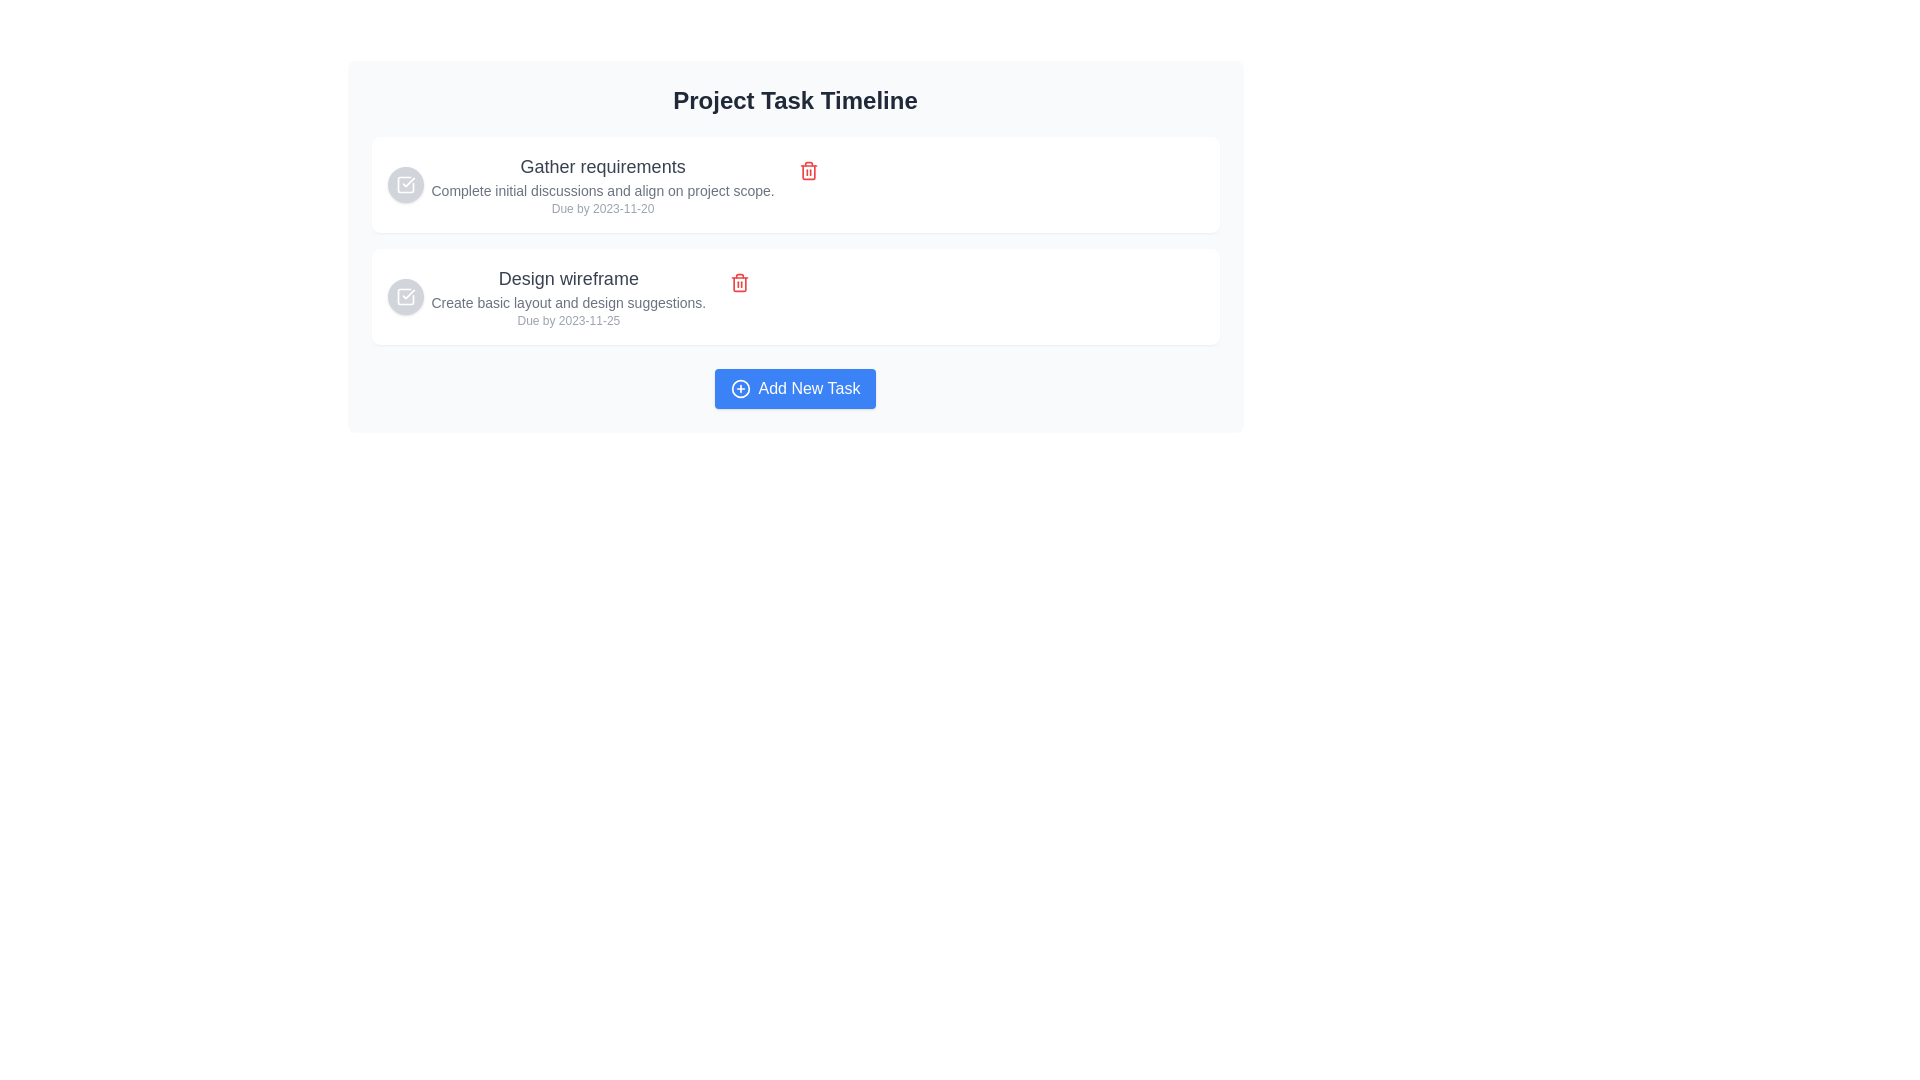 This screenshot has height=1080, width=1920. What do you see at coordinates (794, 389) in the screenshot?
I see `the blue rectangular button with rounded edges labeled 'Add New Task'` at bounding box center [794, 389].